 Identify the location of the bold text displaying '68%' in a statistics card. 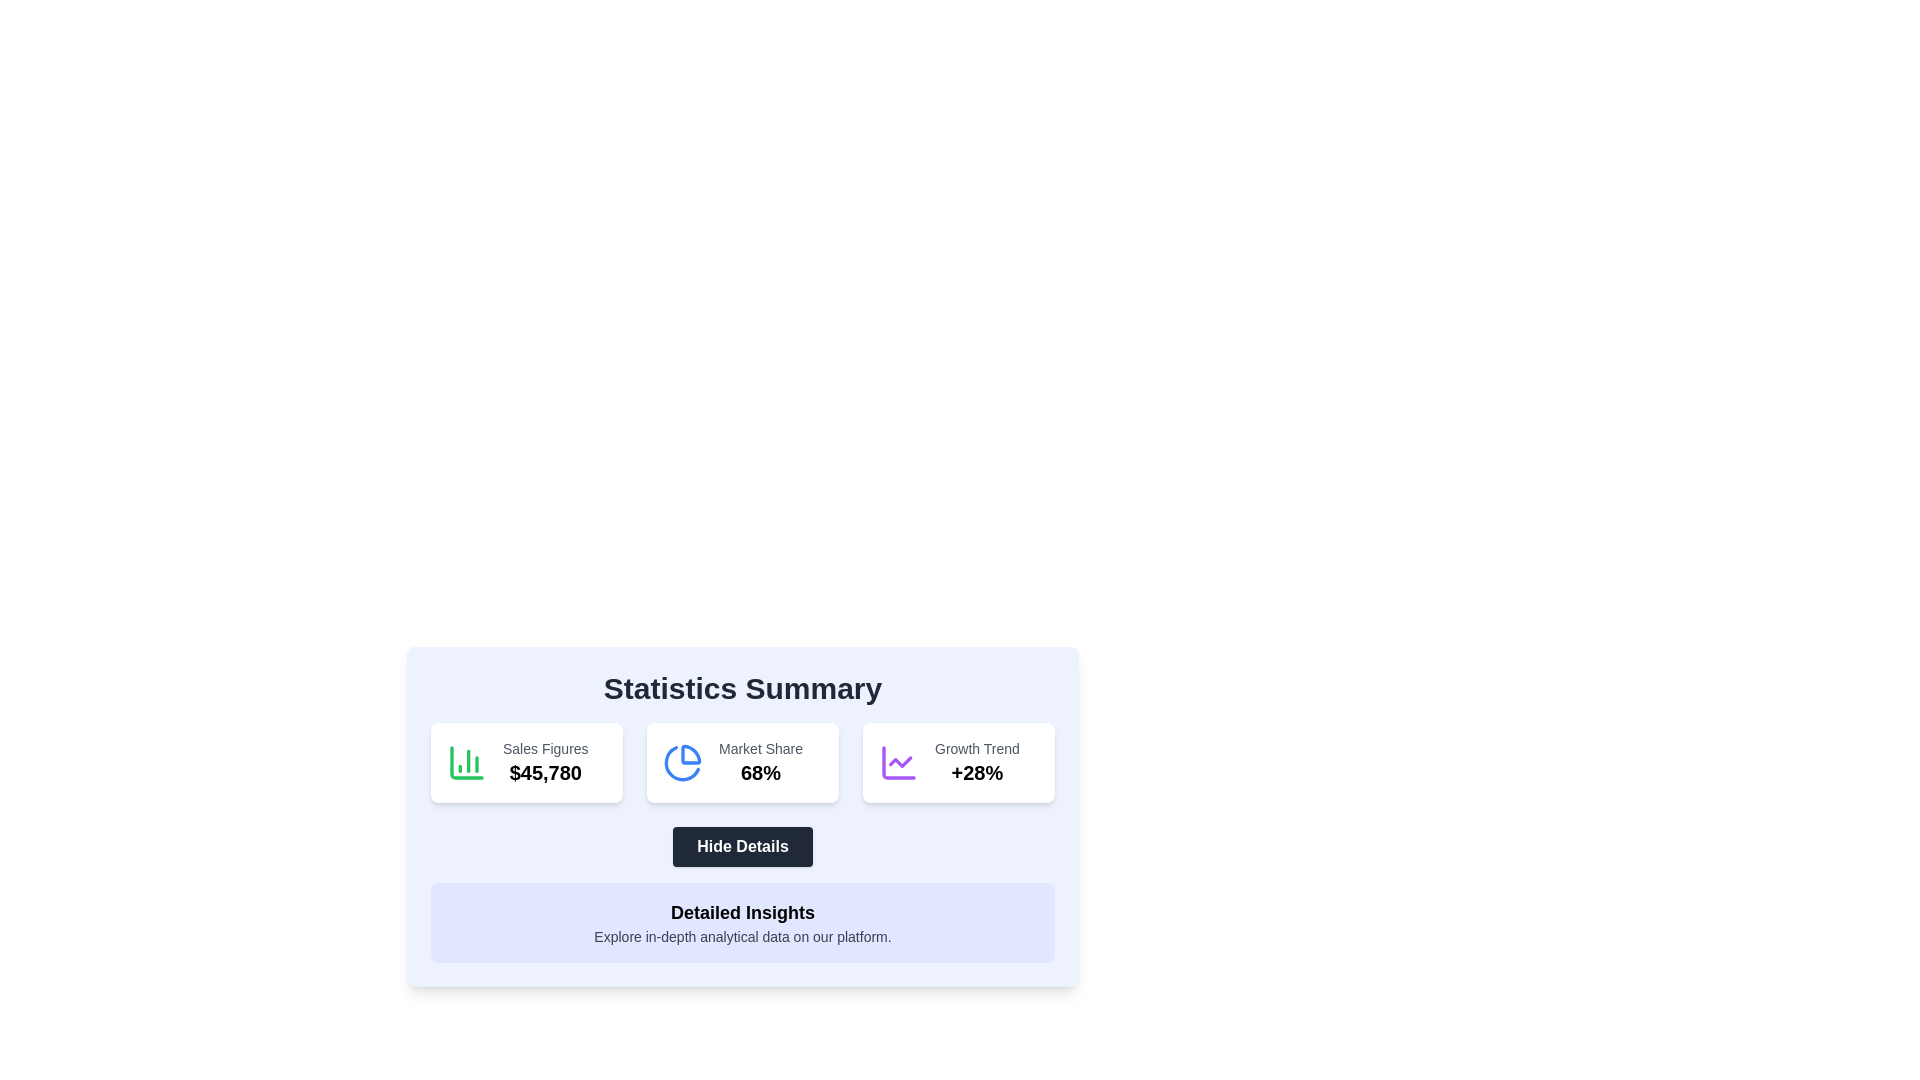
(760, 771).